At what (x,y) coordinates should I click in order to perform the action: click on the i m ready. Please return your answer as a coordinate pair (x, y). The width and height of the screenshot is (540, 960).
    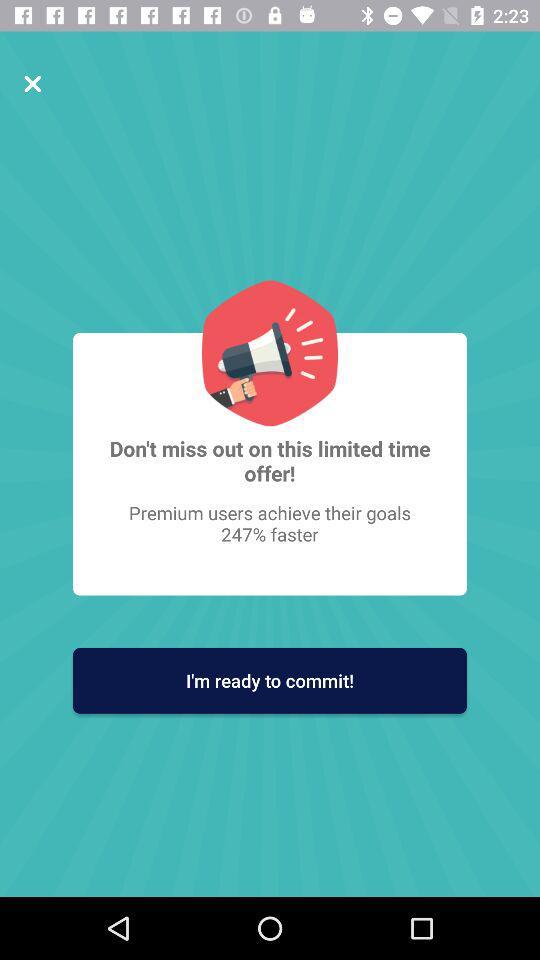
    Looking at the image, I should click on (270, 680).